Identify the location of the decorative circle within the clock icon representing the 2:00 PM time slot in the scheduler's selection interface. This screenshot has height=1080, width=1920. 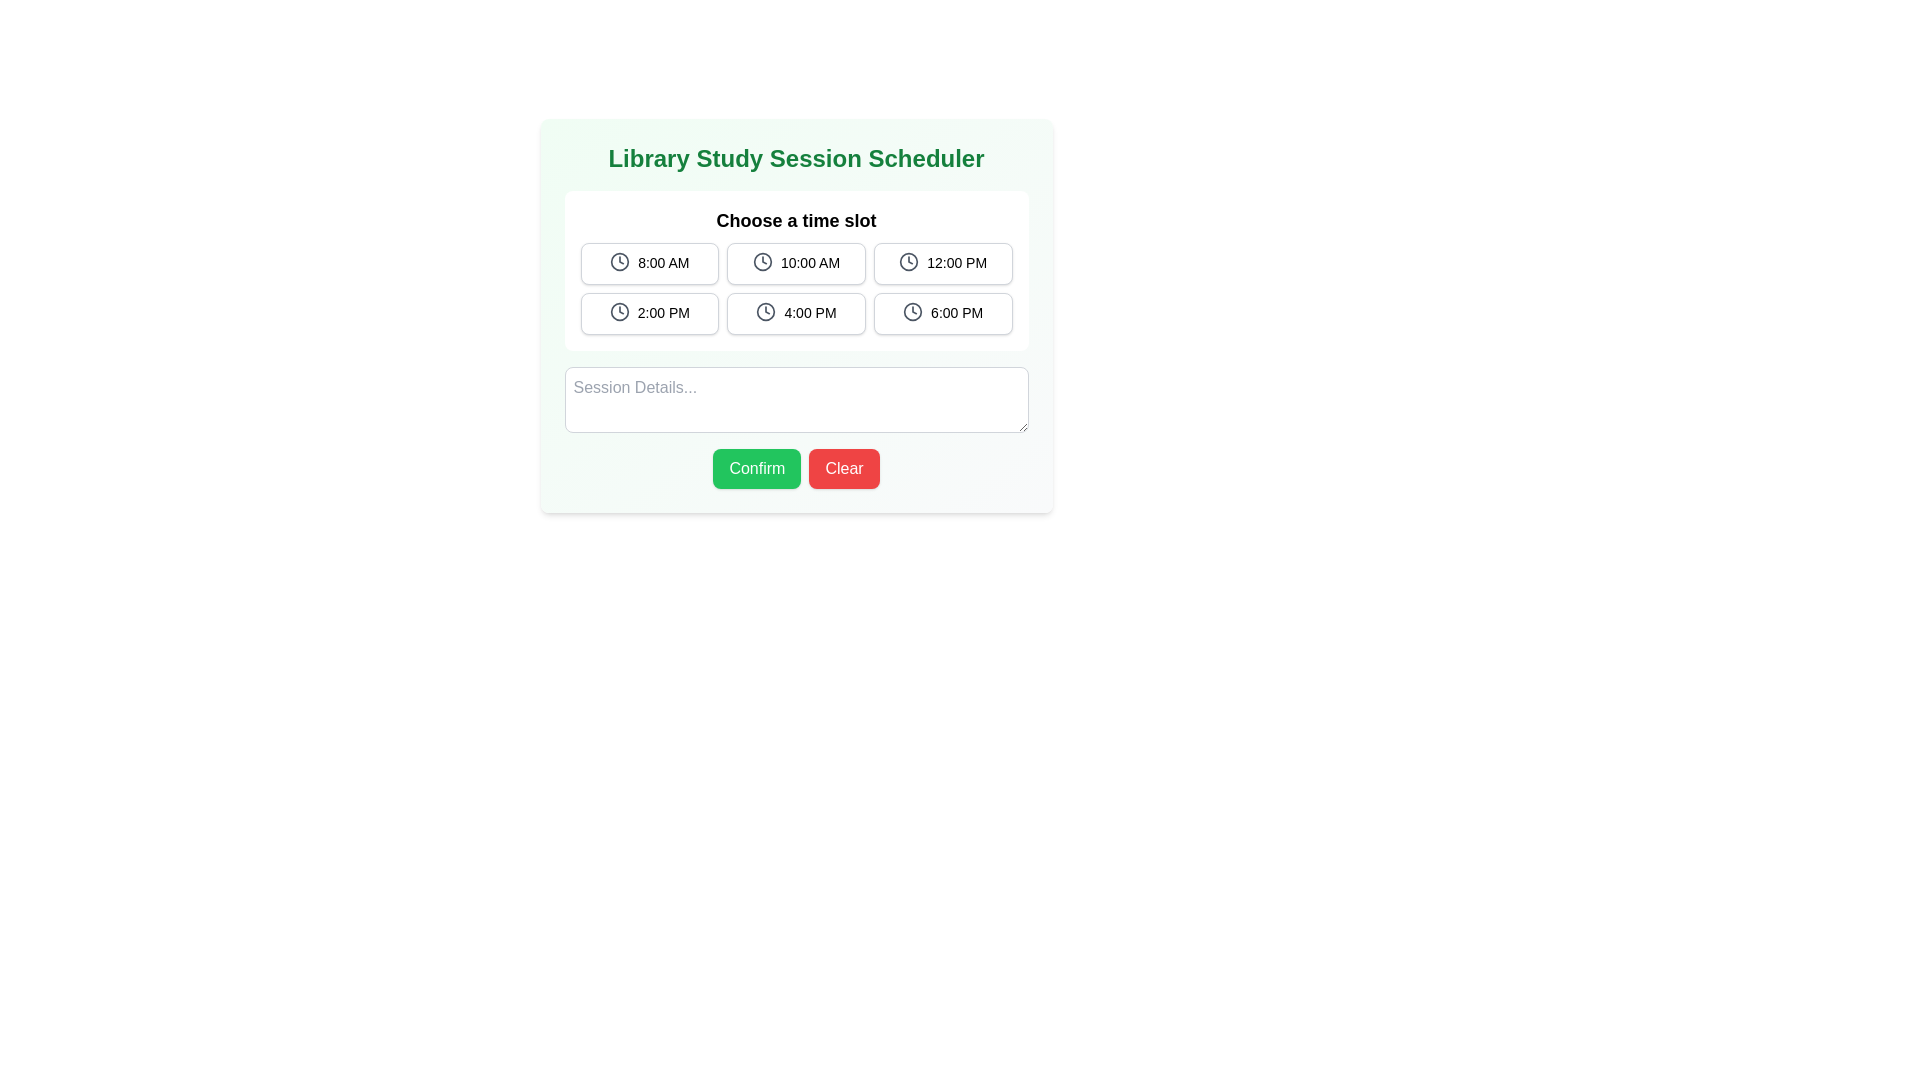
(618, 312).